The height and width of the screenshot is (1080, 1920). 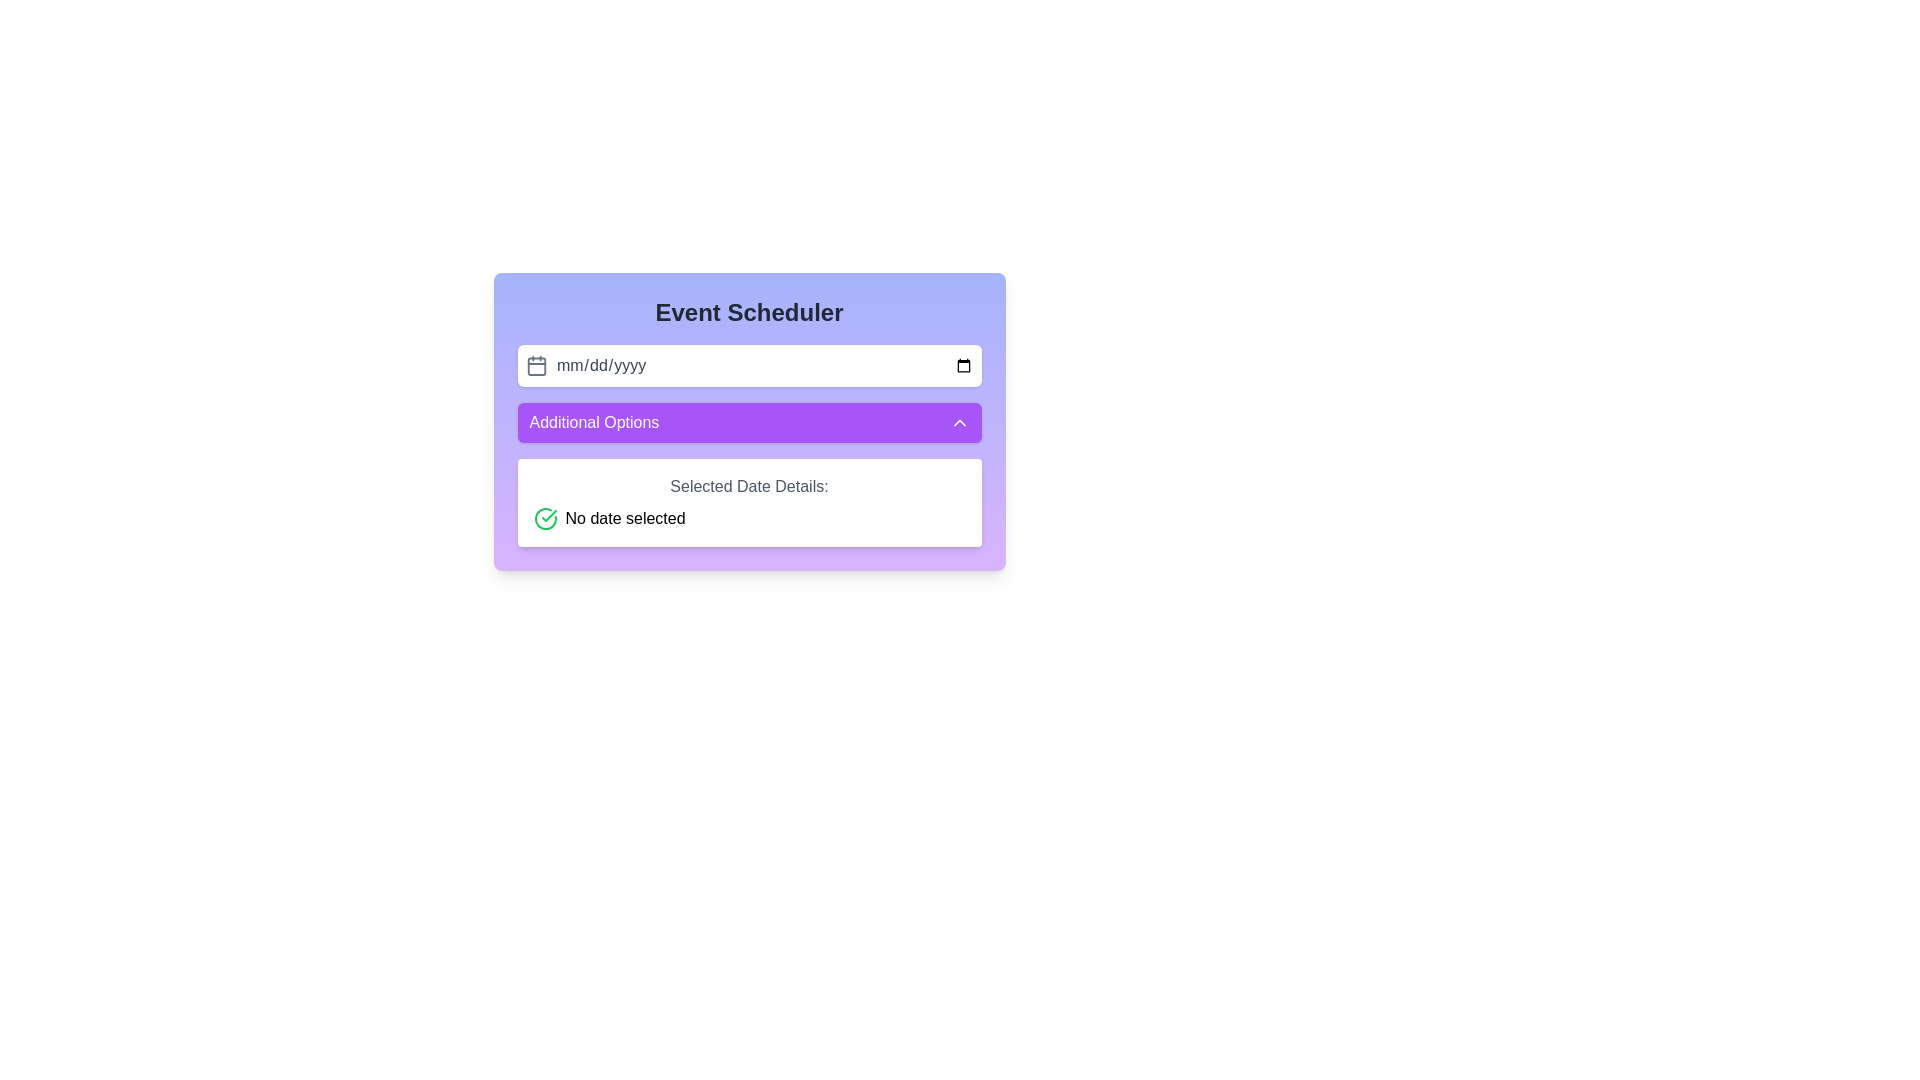 I want to click on the chevron-up icon within the 'Additional Options' button, which is styled with a minimalistic design and positioned on the right side of the interface, so click(x=958, y=422).